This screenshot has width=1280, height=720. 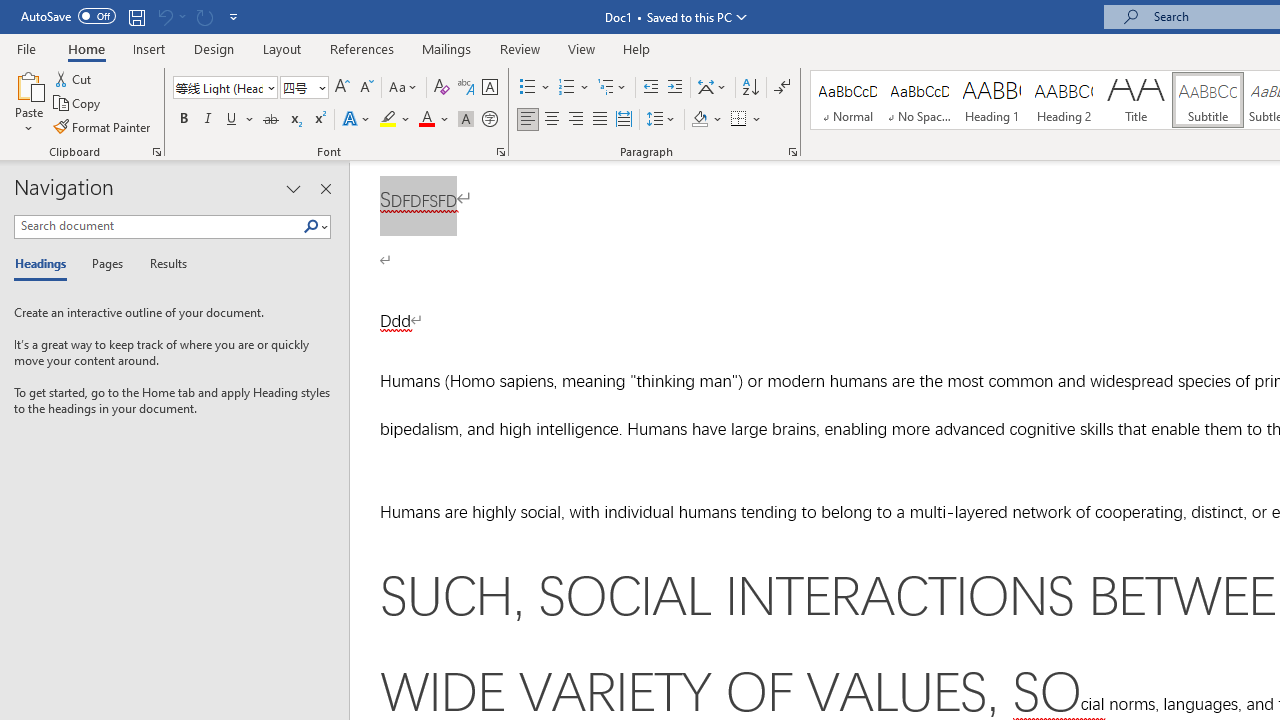 I want to click on 'Underline', so click(x=240, y=119).